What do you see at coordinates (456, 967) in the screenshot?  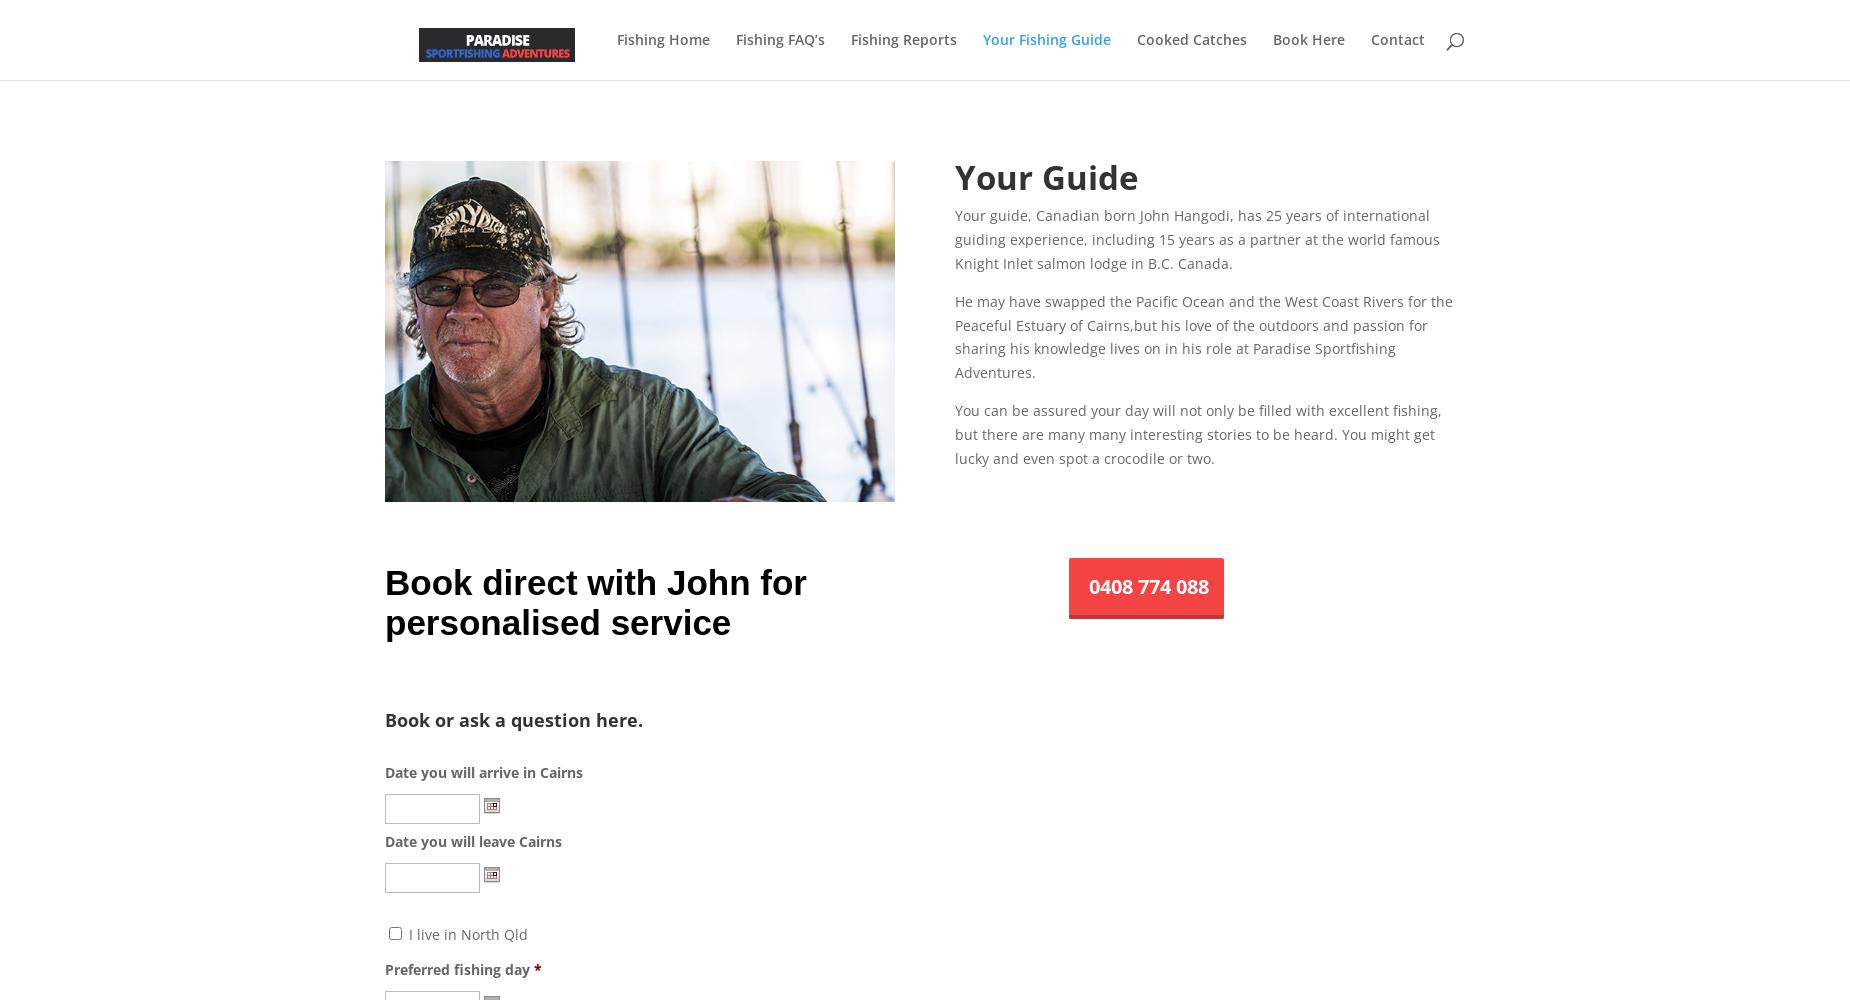 I see `'Preferred fishing day'` at bounding box center [456, 967].